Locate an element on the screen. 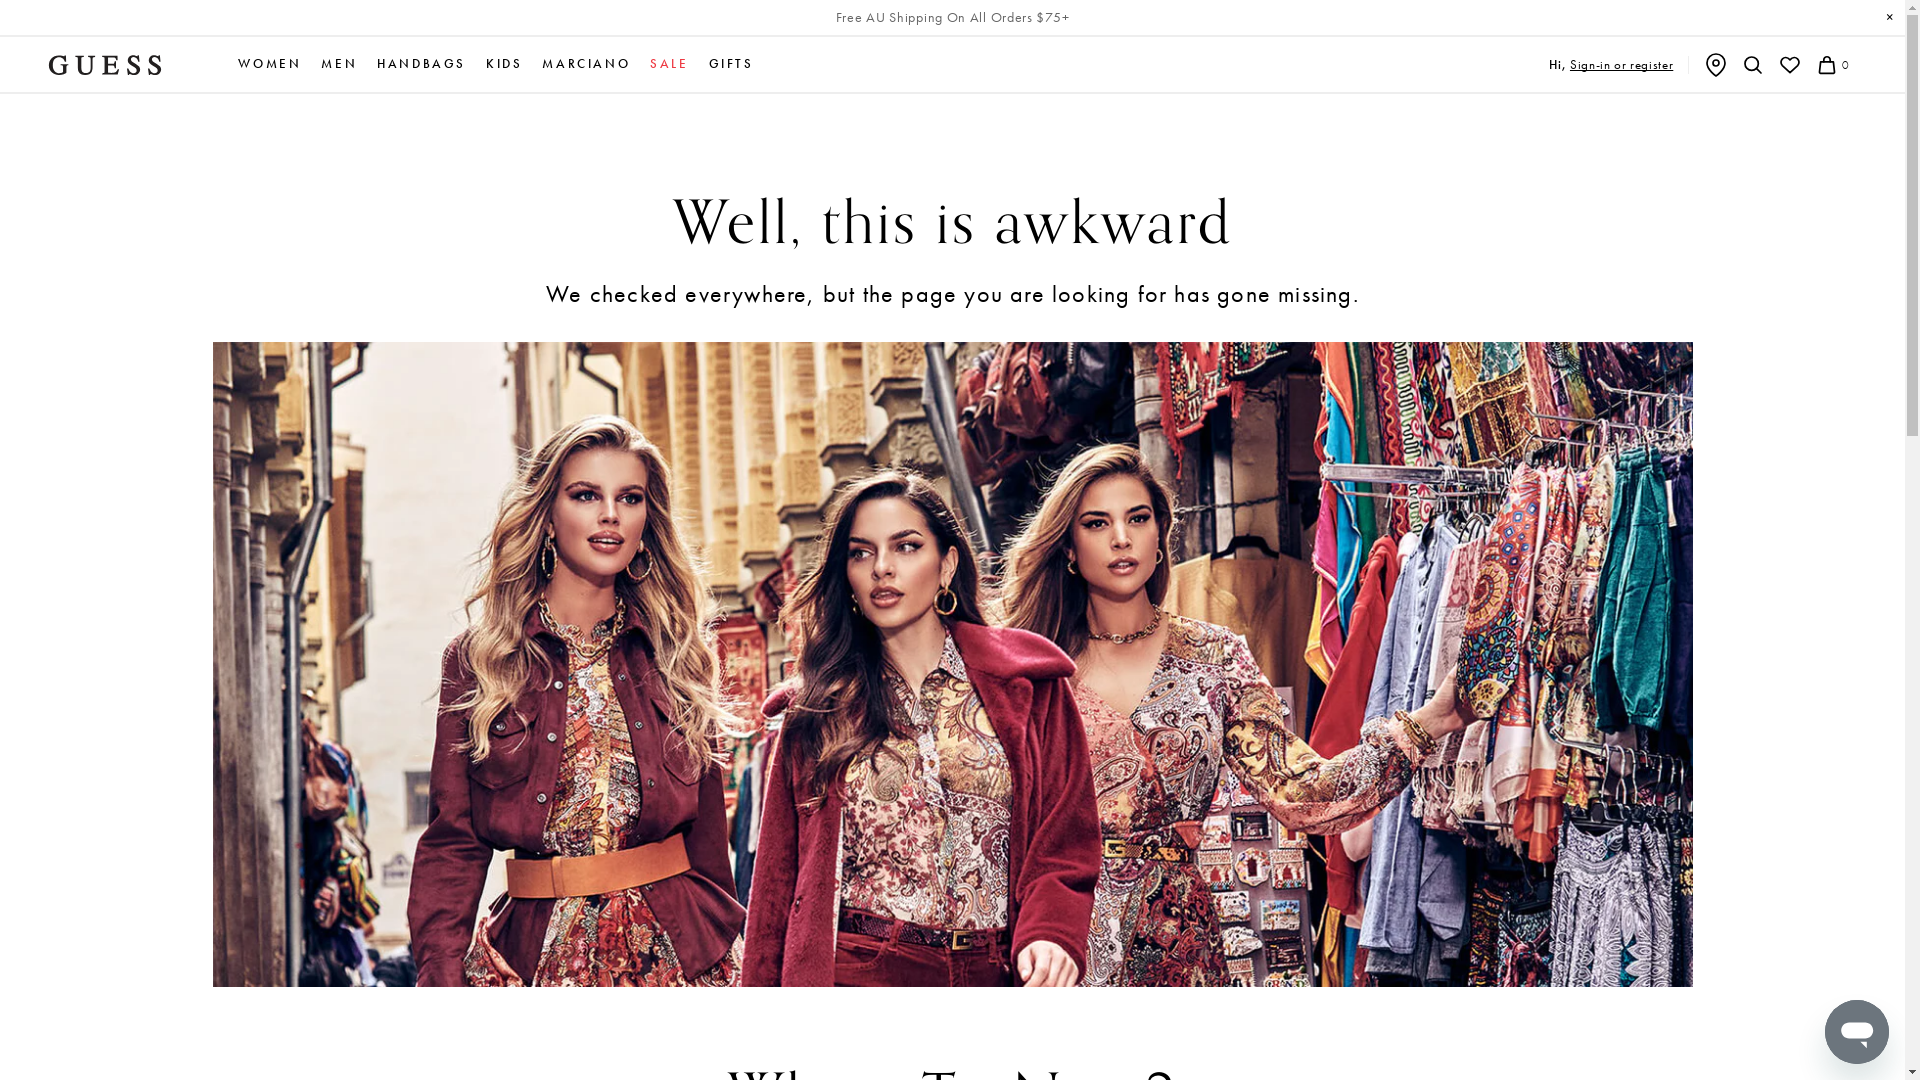 The image size is (1920, 1080). '0' is located at coordinates (1832, 64).